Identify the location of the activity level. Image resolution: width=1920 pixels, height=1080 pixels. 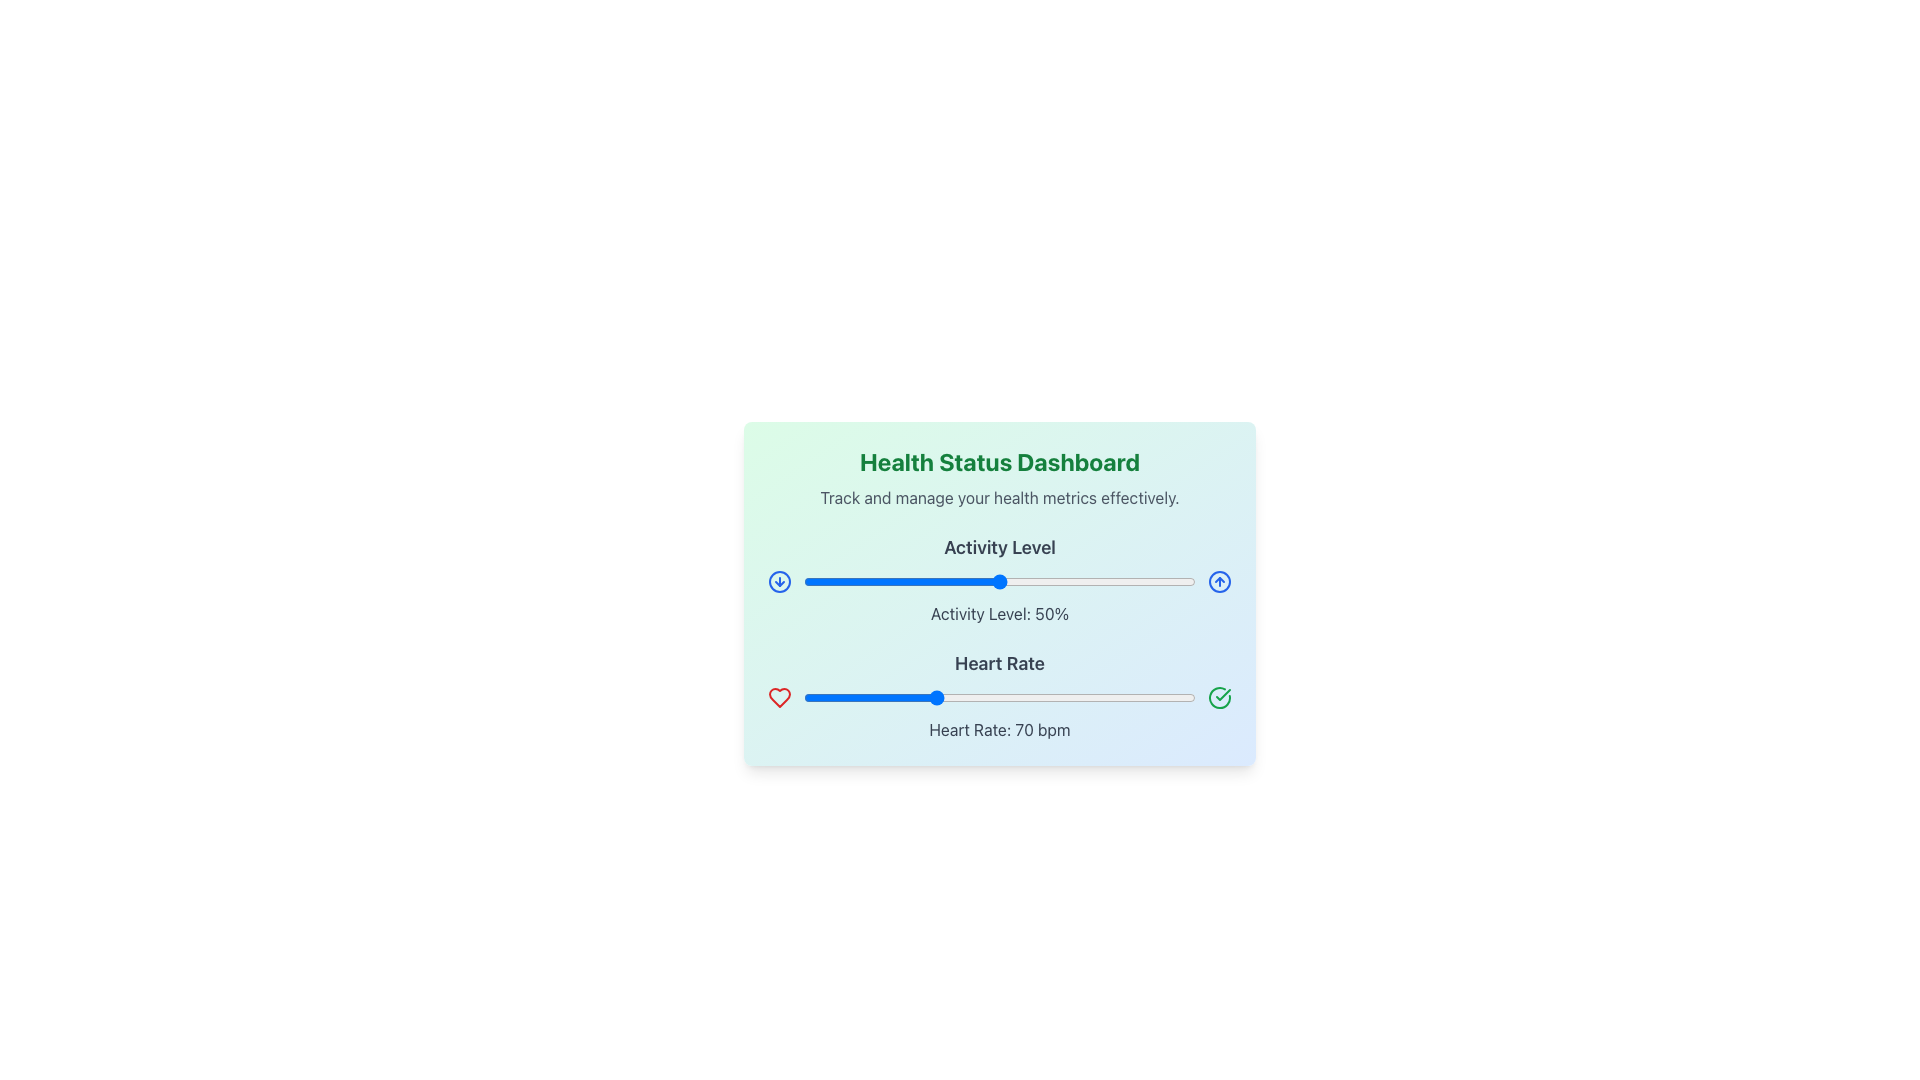
(1176, 582).